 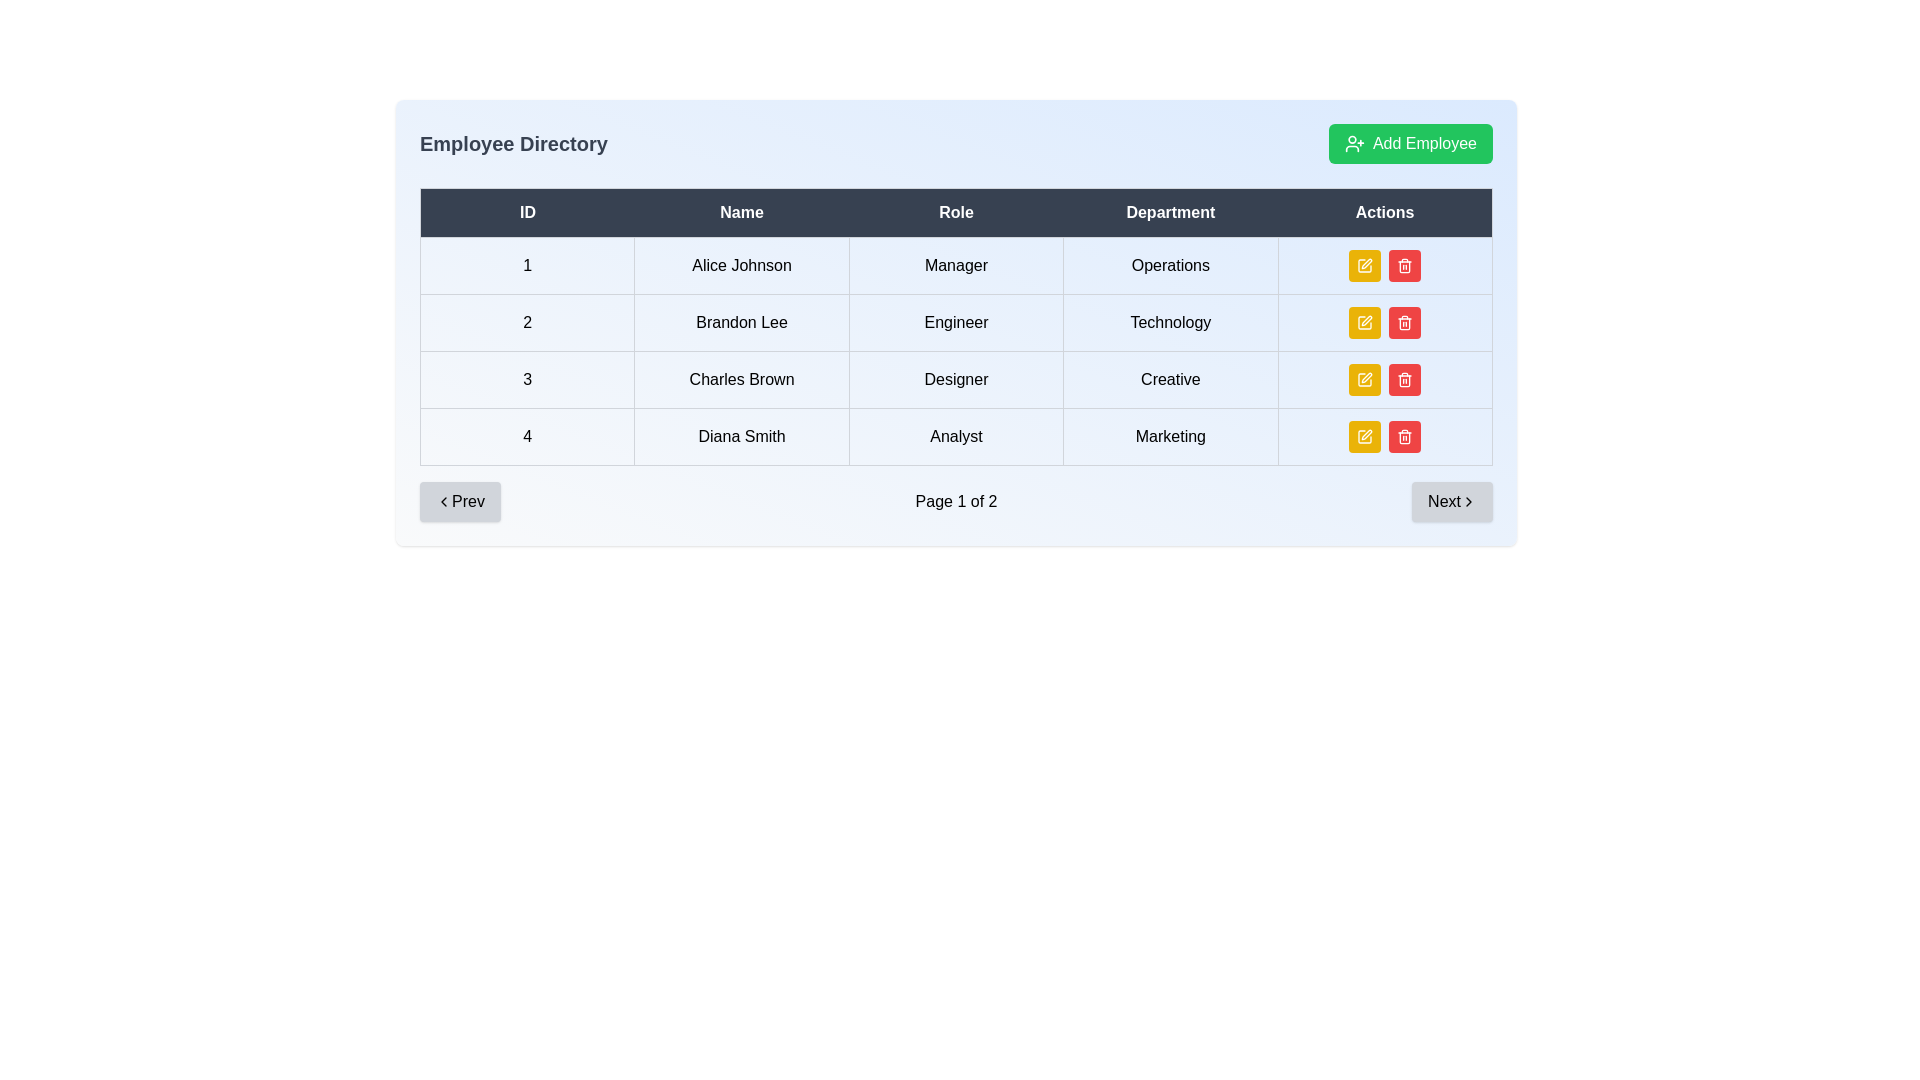 I want to click on the delete button located in the last column of the fourth row of the table to trigger tooltip or styling change, so click(x=1404, y=380).